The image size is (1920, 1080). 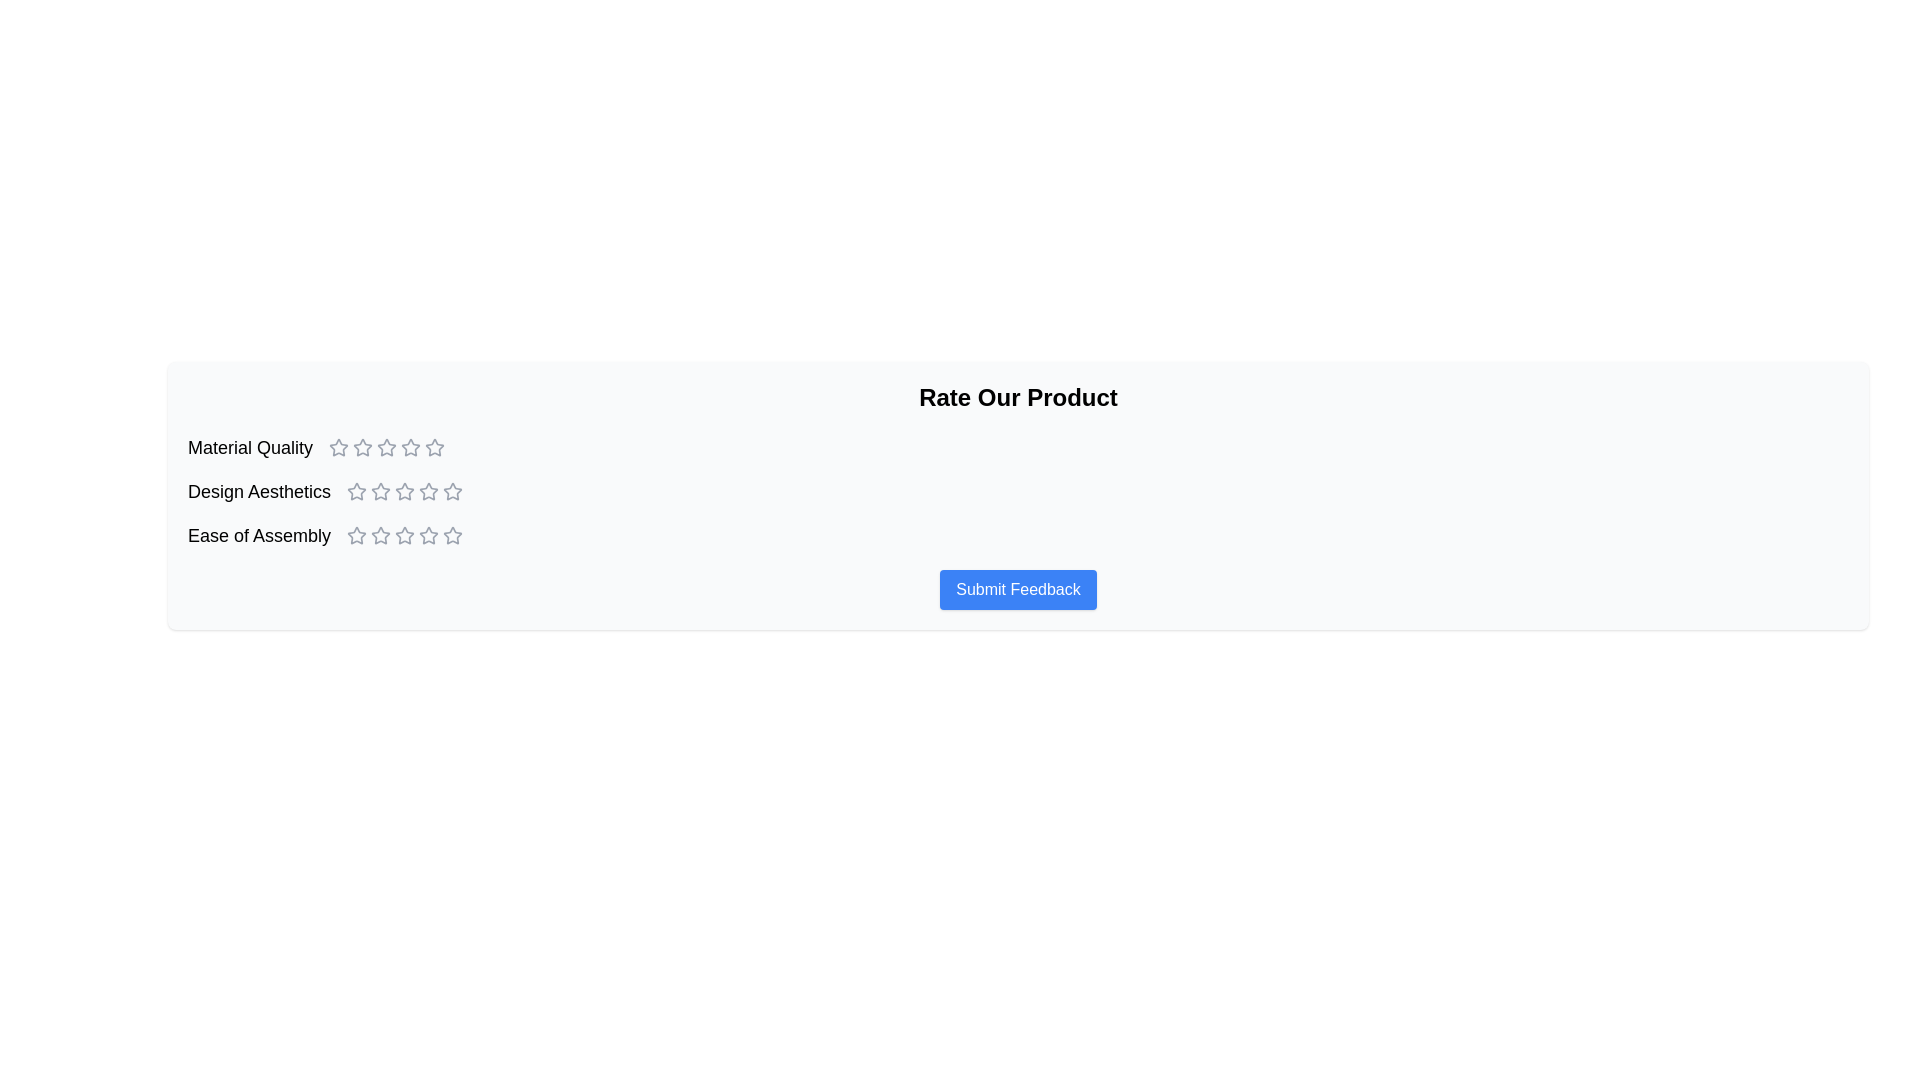 What do you see at coordinates (387, 446) in the screenshot?
I see `the second star in the interactive star rating component for 'Material Quality'` at bounding box center [387, 446].